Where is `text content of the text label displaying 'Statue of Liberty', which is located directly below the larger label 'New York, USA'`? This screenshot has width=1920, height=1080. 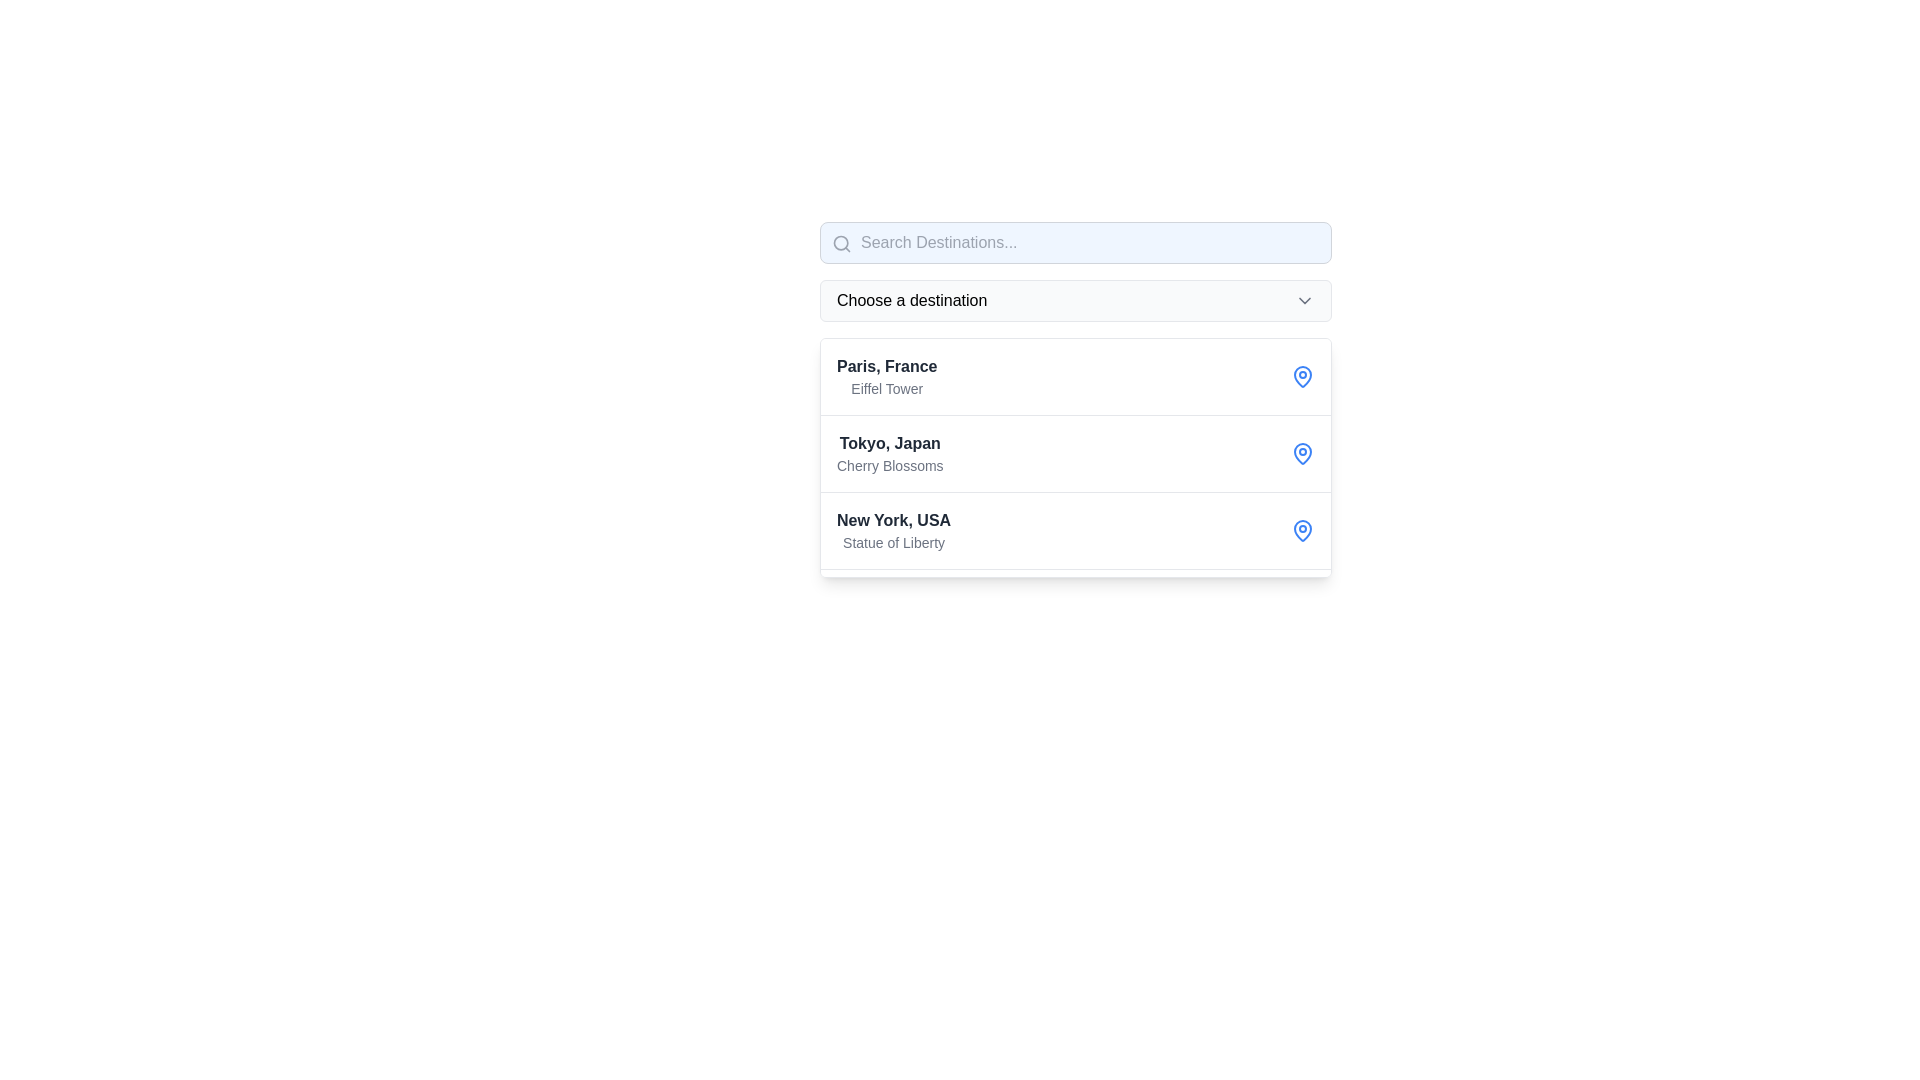
text content of the text label displaying 'Statue of Liberty', which is located directly below the larger label 'New York, USA' is located at coordinates (893, 543).